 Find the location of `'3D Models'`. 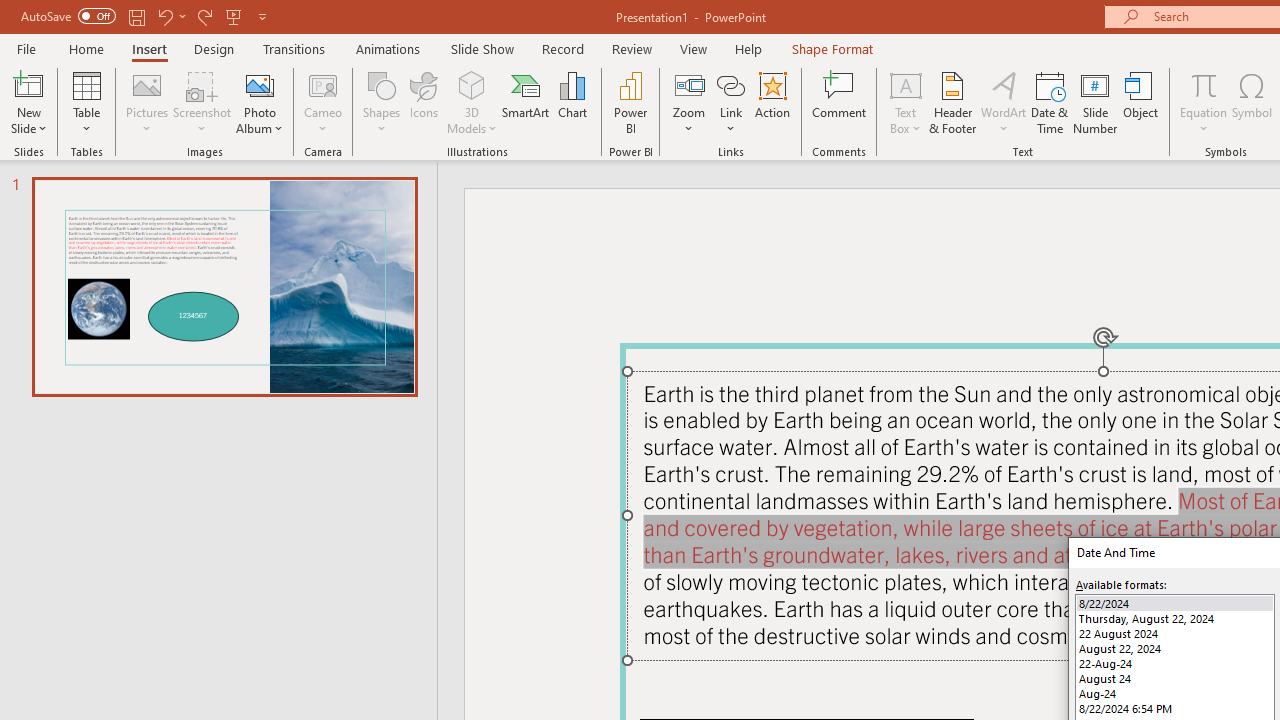

'3D Models' is located at coordinates (471, 103).